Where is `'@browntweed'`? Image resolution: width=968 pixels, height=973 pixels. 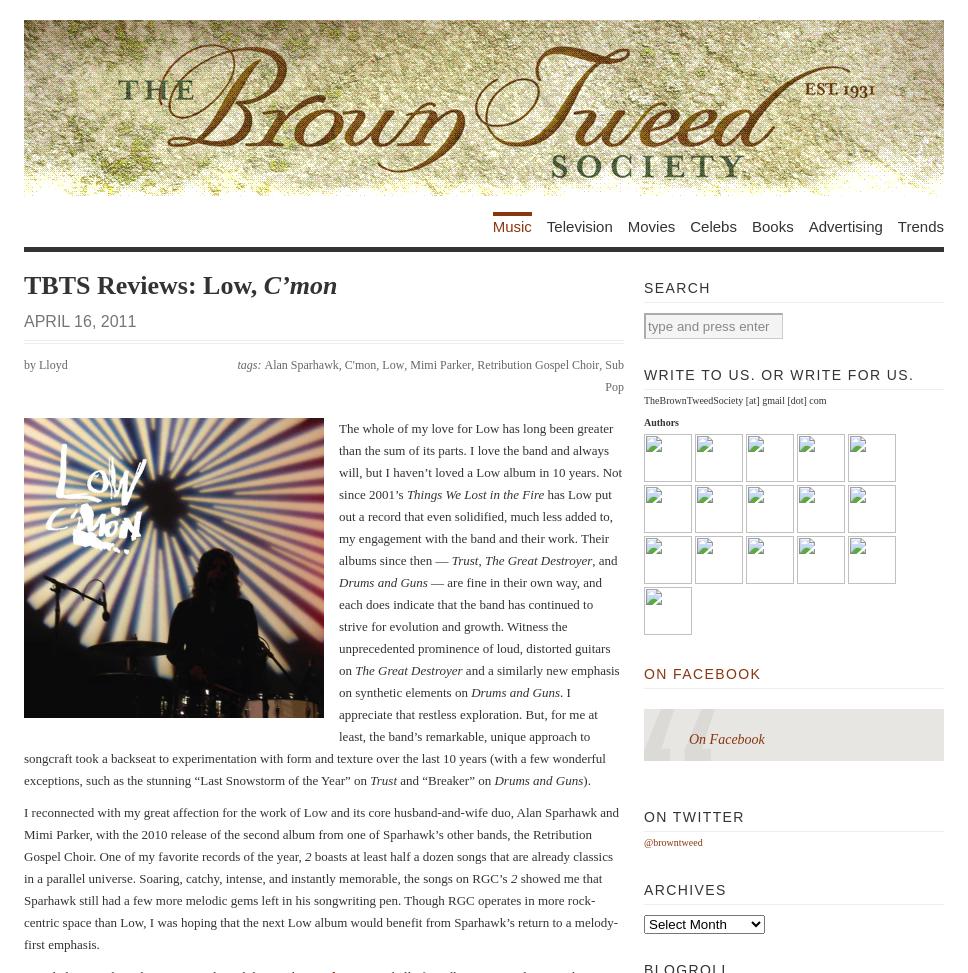 '@browntweed' is located at coordinates (672, 842).